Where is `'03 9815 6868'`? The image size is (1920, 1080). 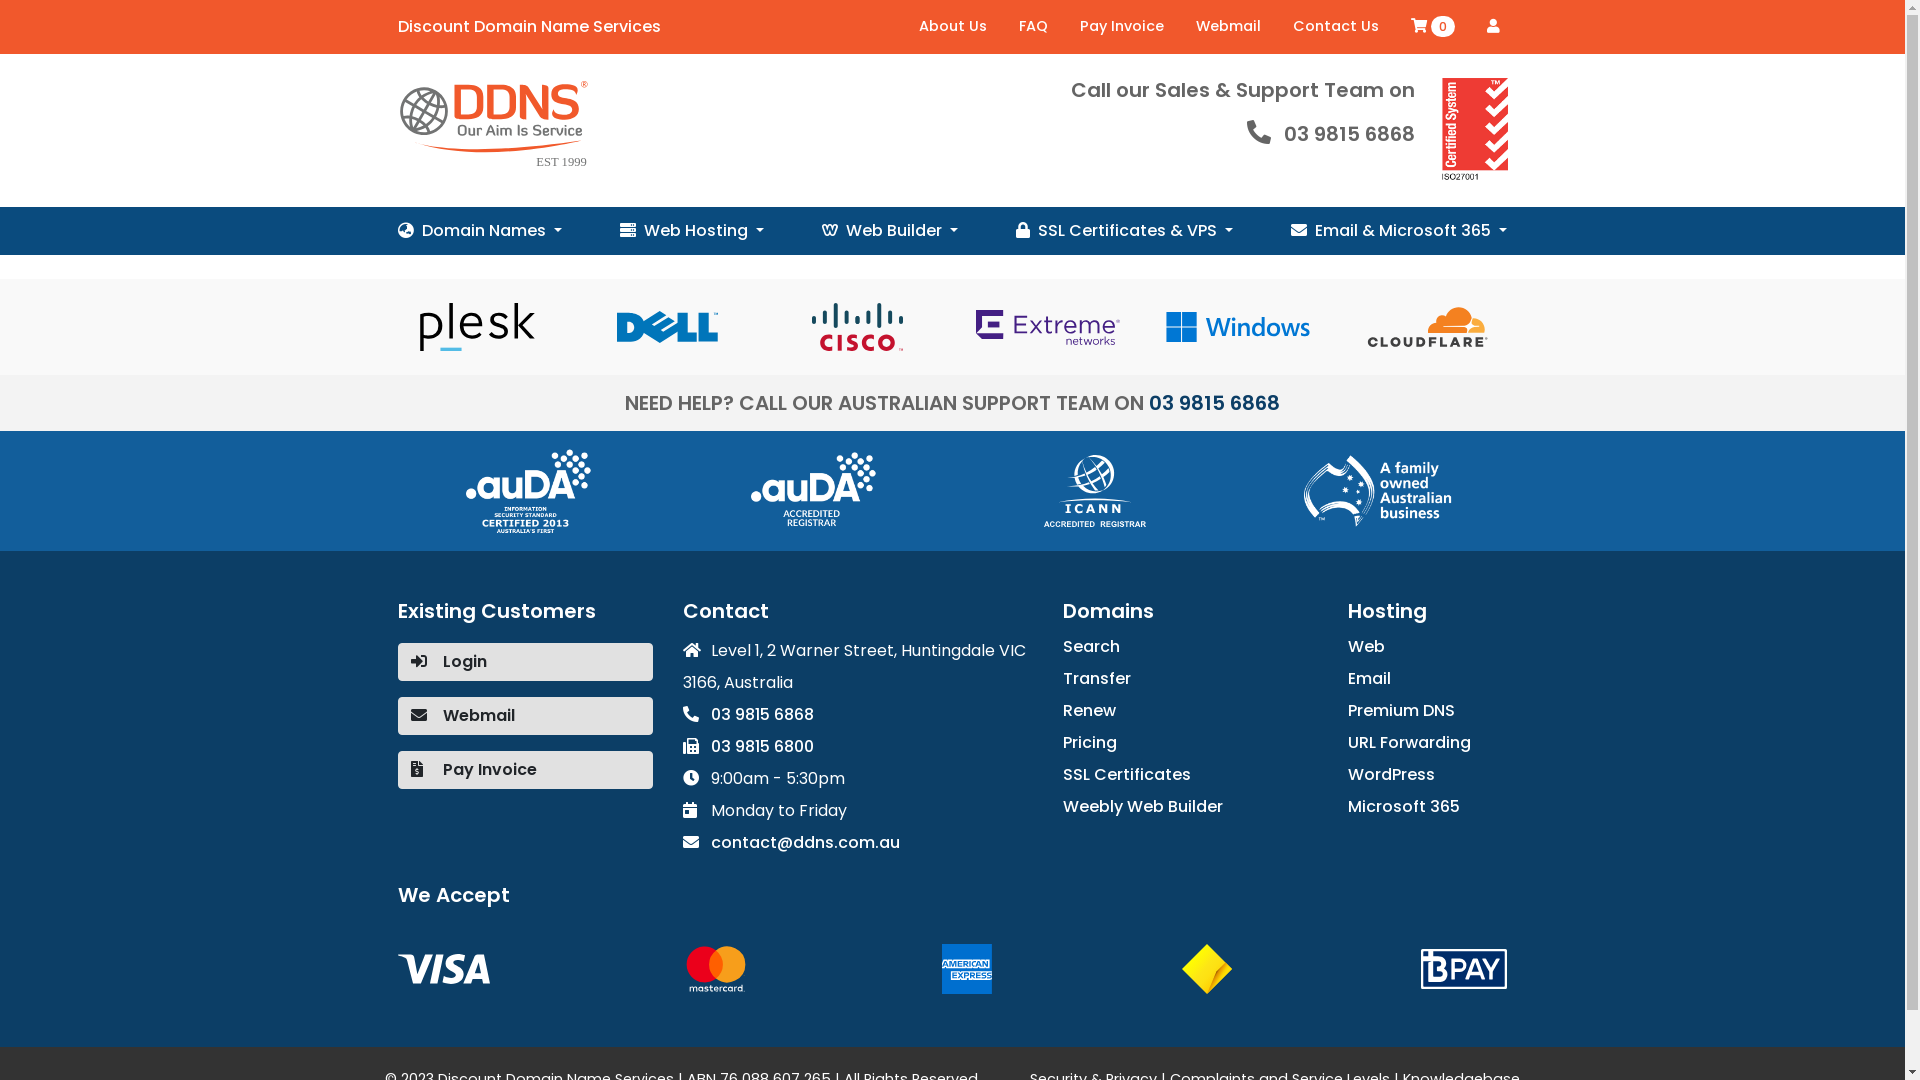
'03 9815 6868' is located at coordinates (1349, 134).